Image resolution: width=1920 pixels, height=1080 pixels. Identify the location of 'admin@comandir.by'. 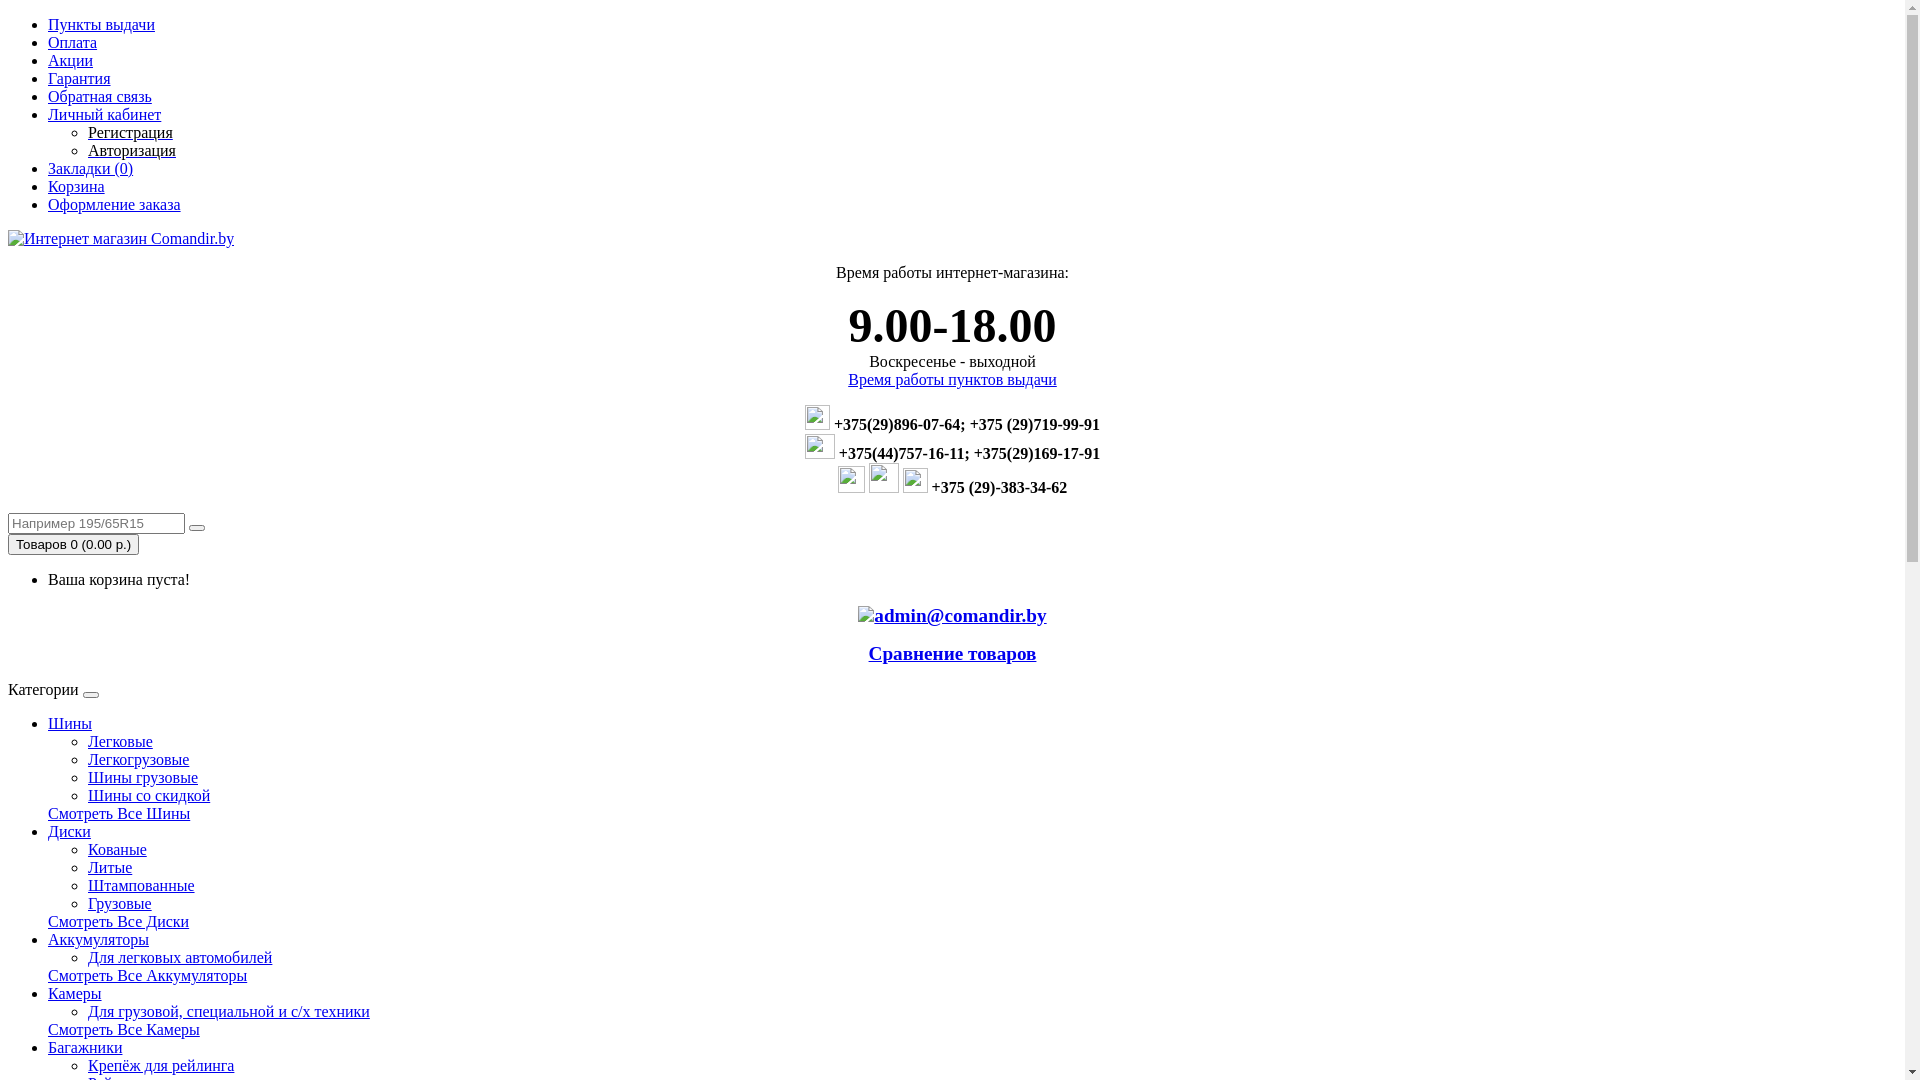
(873, 615).